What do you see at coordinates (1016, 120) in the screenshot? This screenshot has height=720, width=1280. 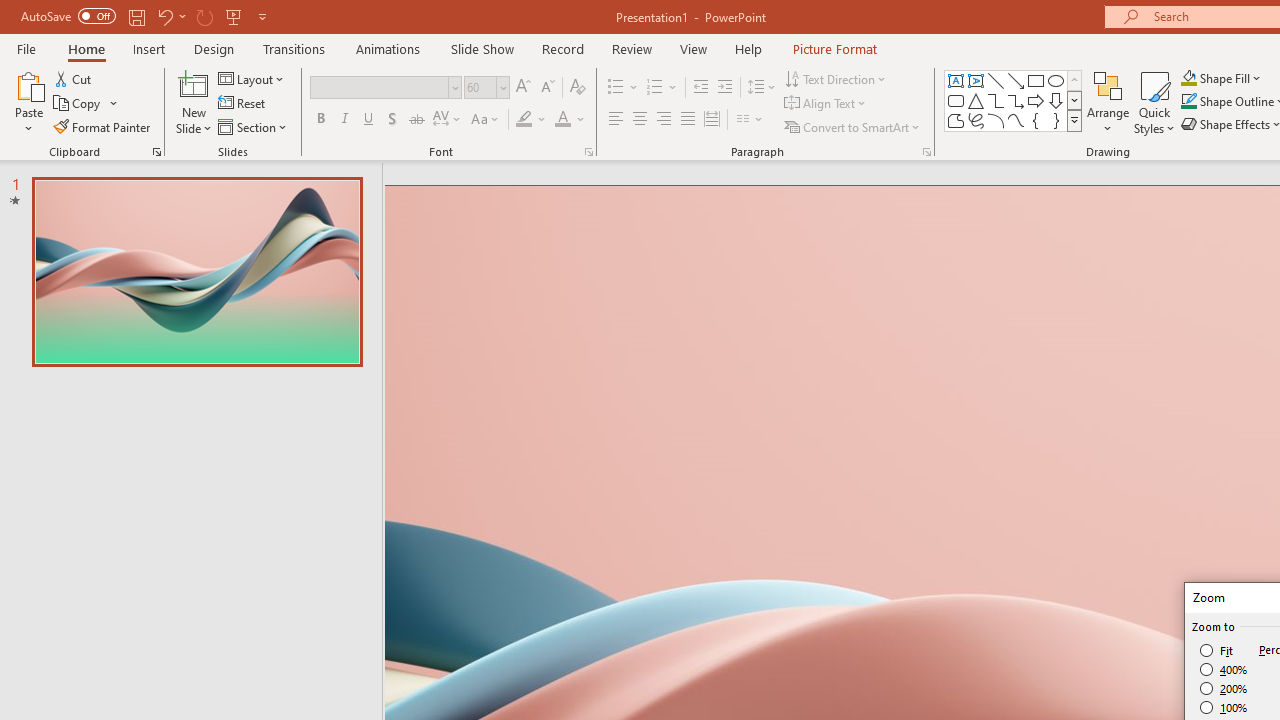 I see `'Curve'` at bounding box center [1016, 120].